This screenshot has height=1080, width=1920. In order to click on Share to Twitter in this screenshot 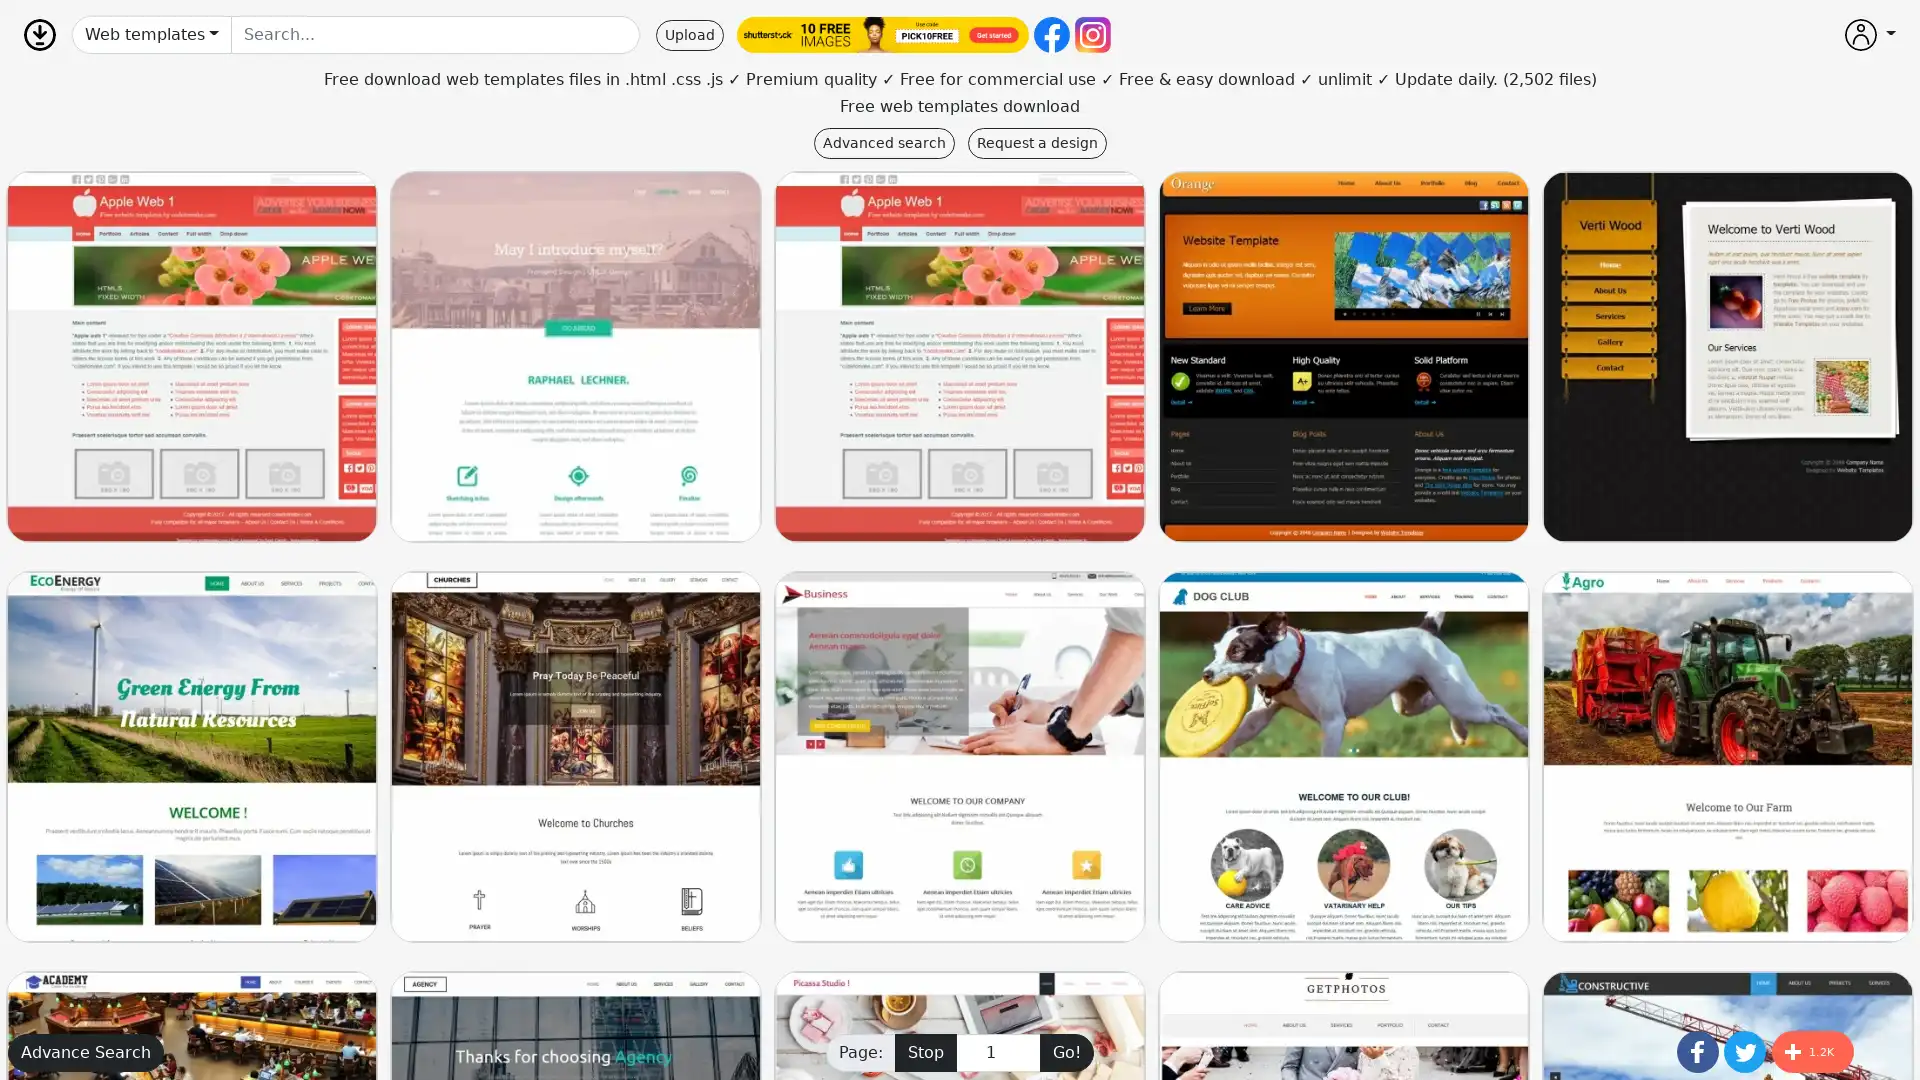, I will do `click(1746, 1051)`.